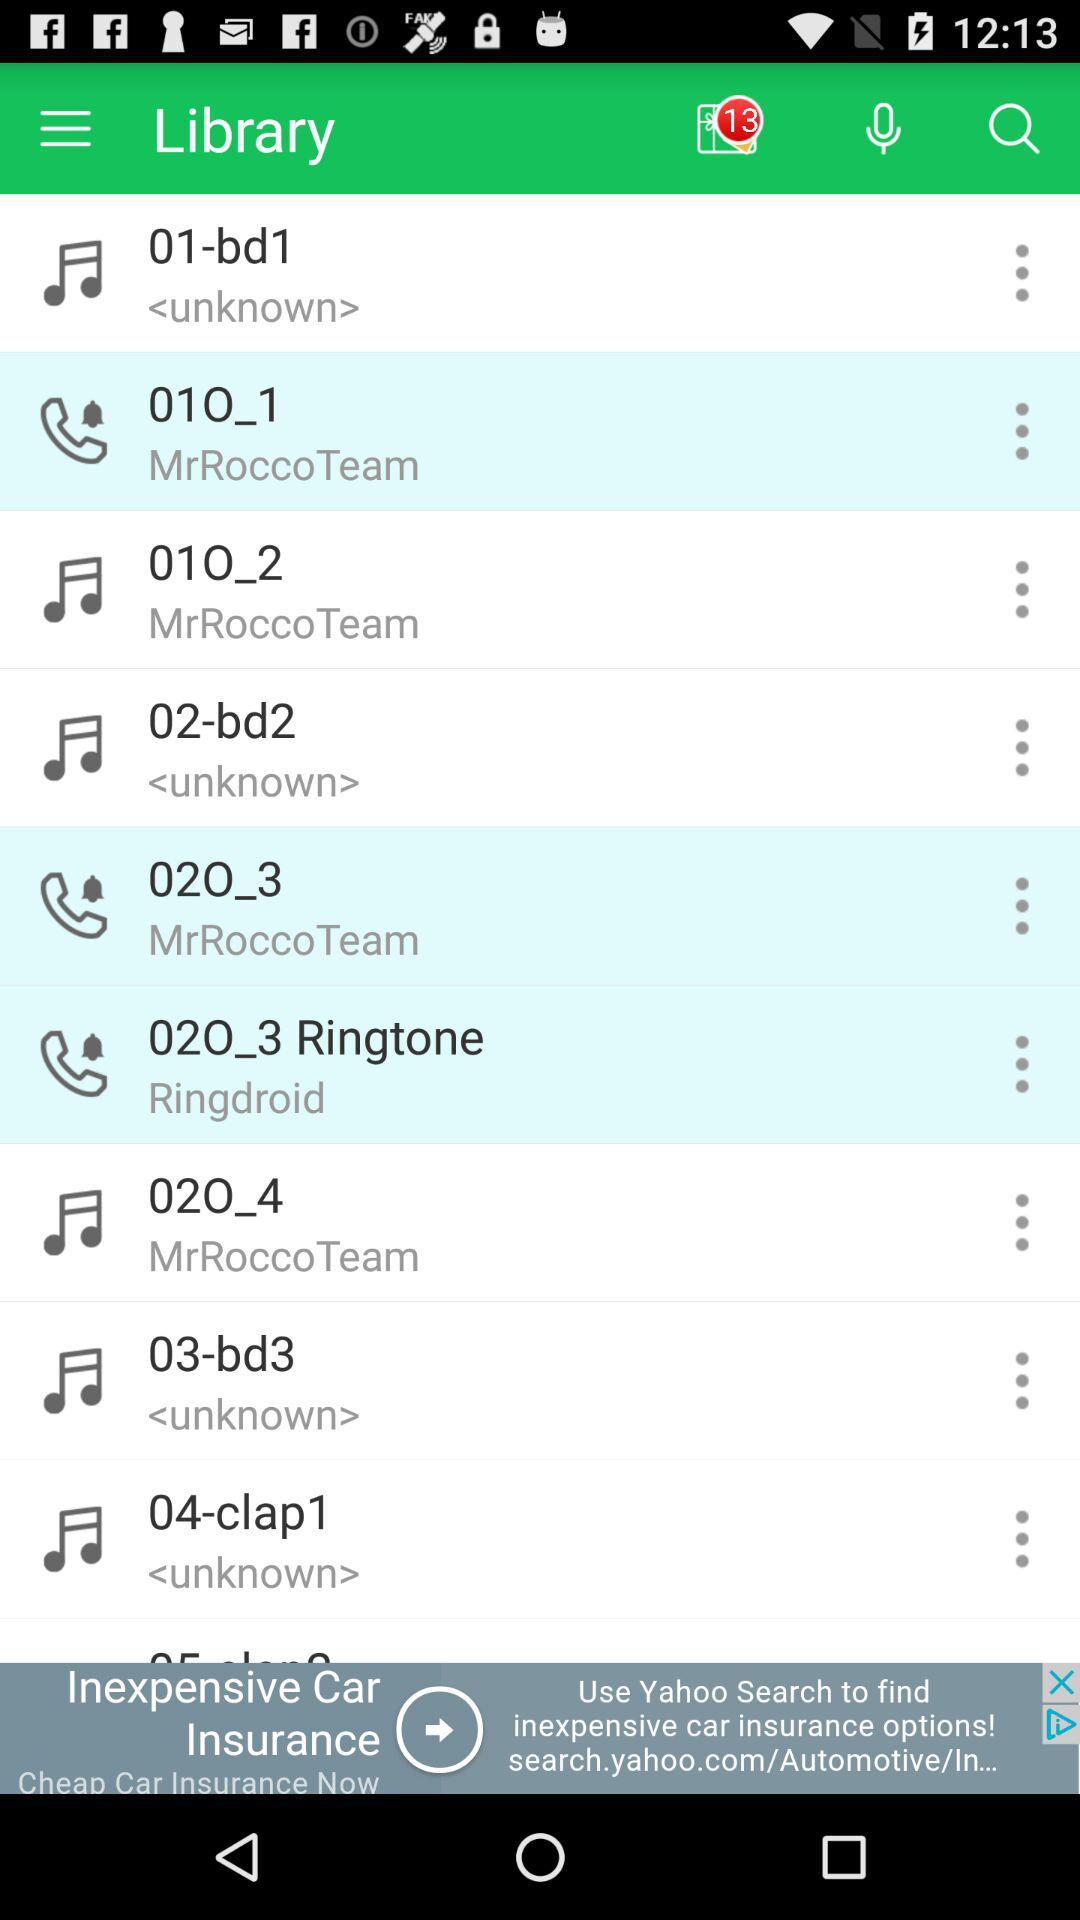  What do you see at coordinates (1022, 272) in the screenshot?
I see `file options` at bounding box center [1022, 272].